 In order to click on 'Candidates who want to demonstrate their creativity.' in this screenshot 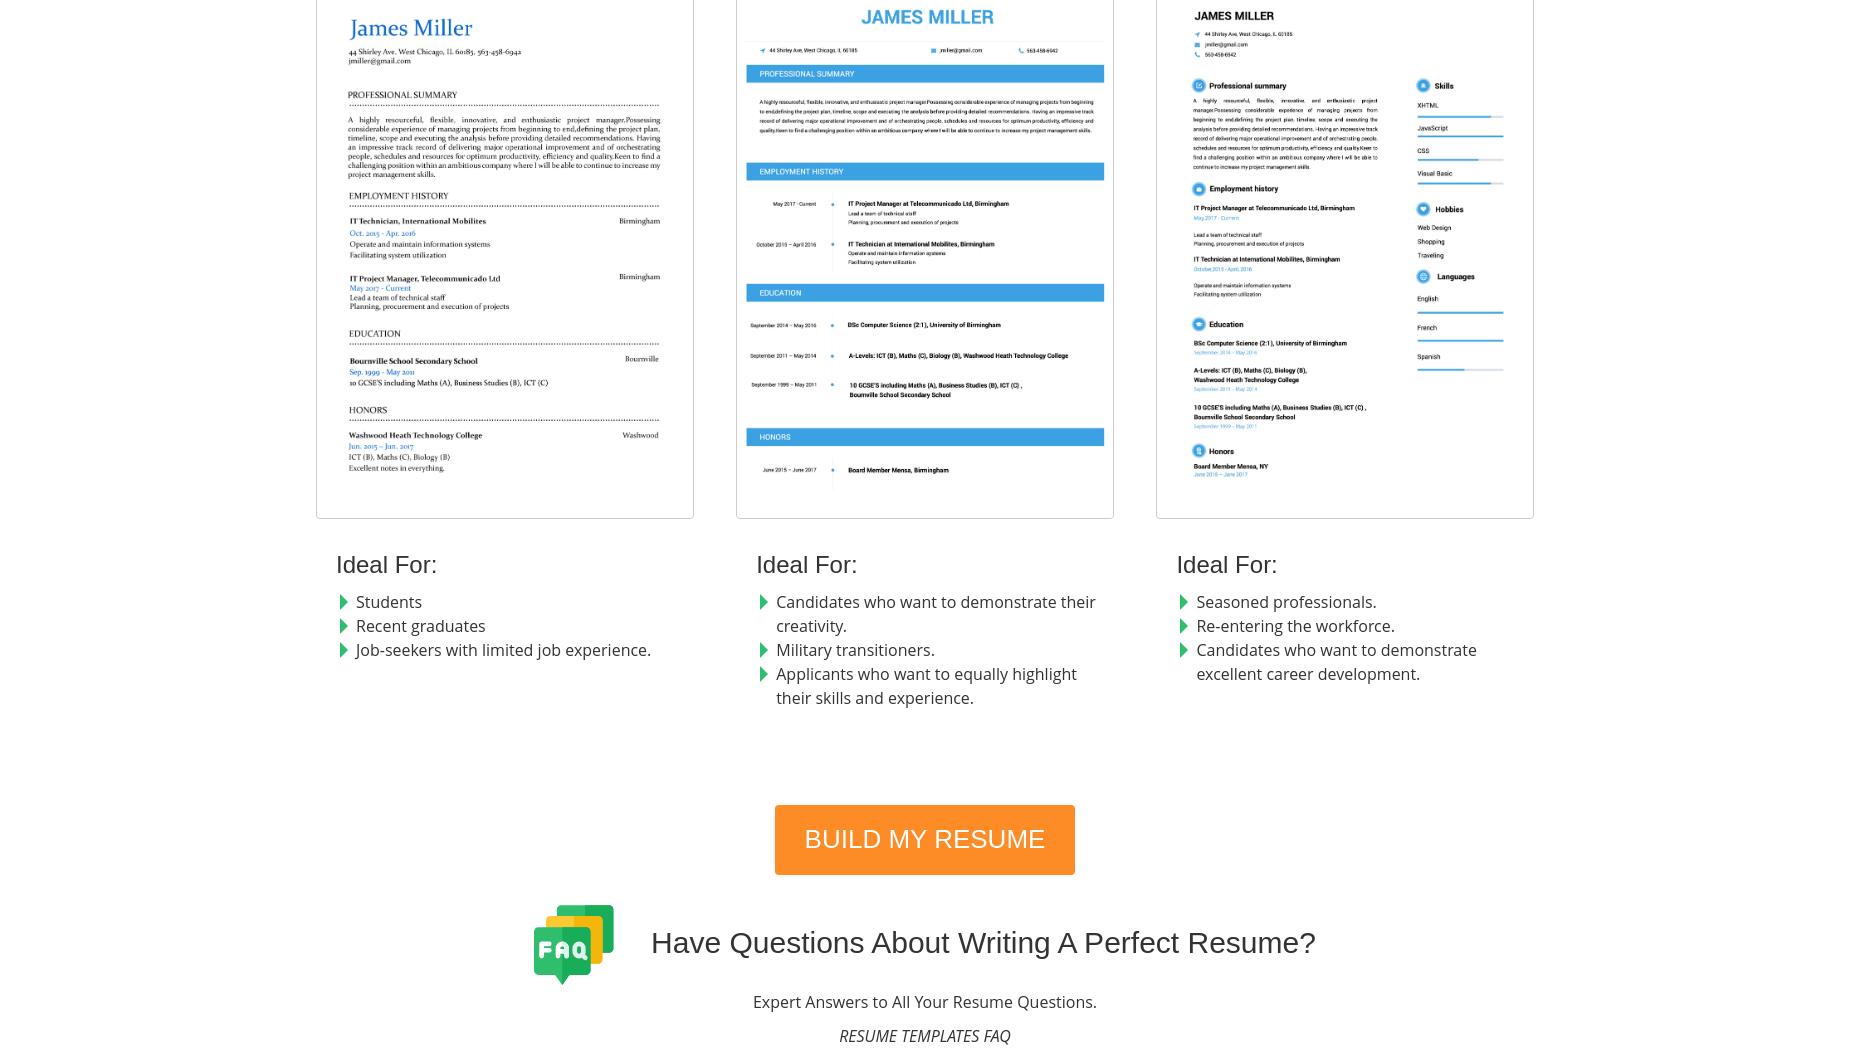, I will do `click(934, 612)`.